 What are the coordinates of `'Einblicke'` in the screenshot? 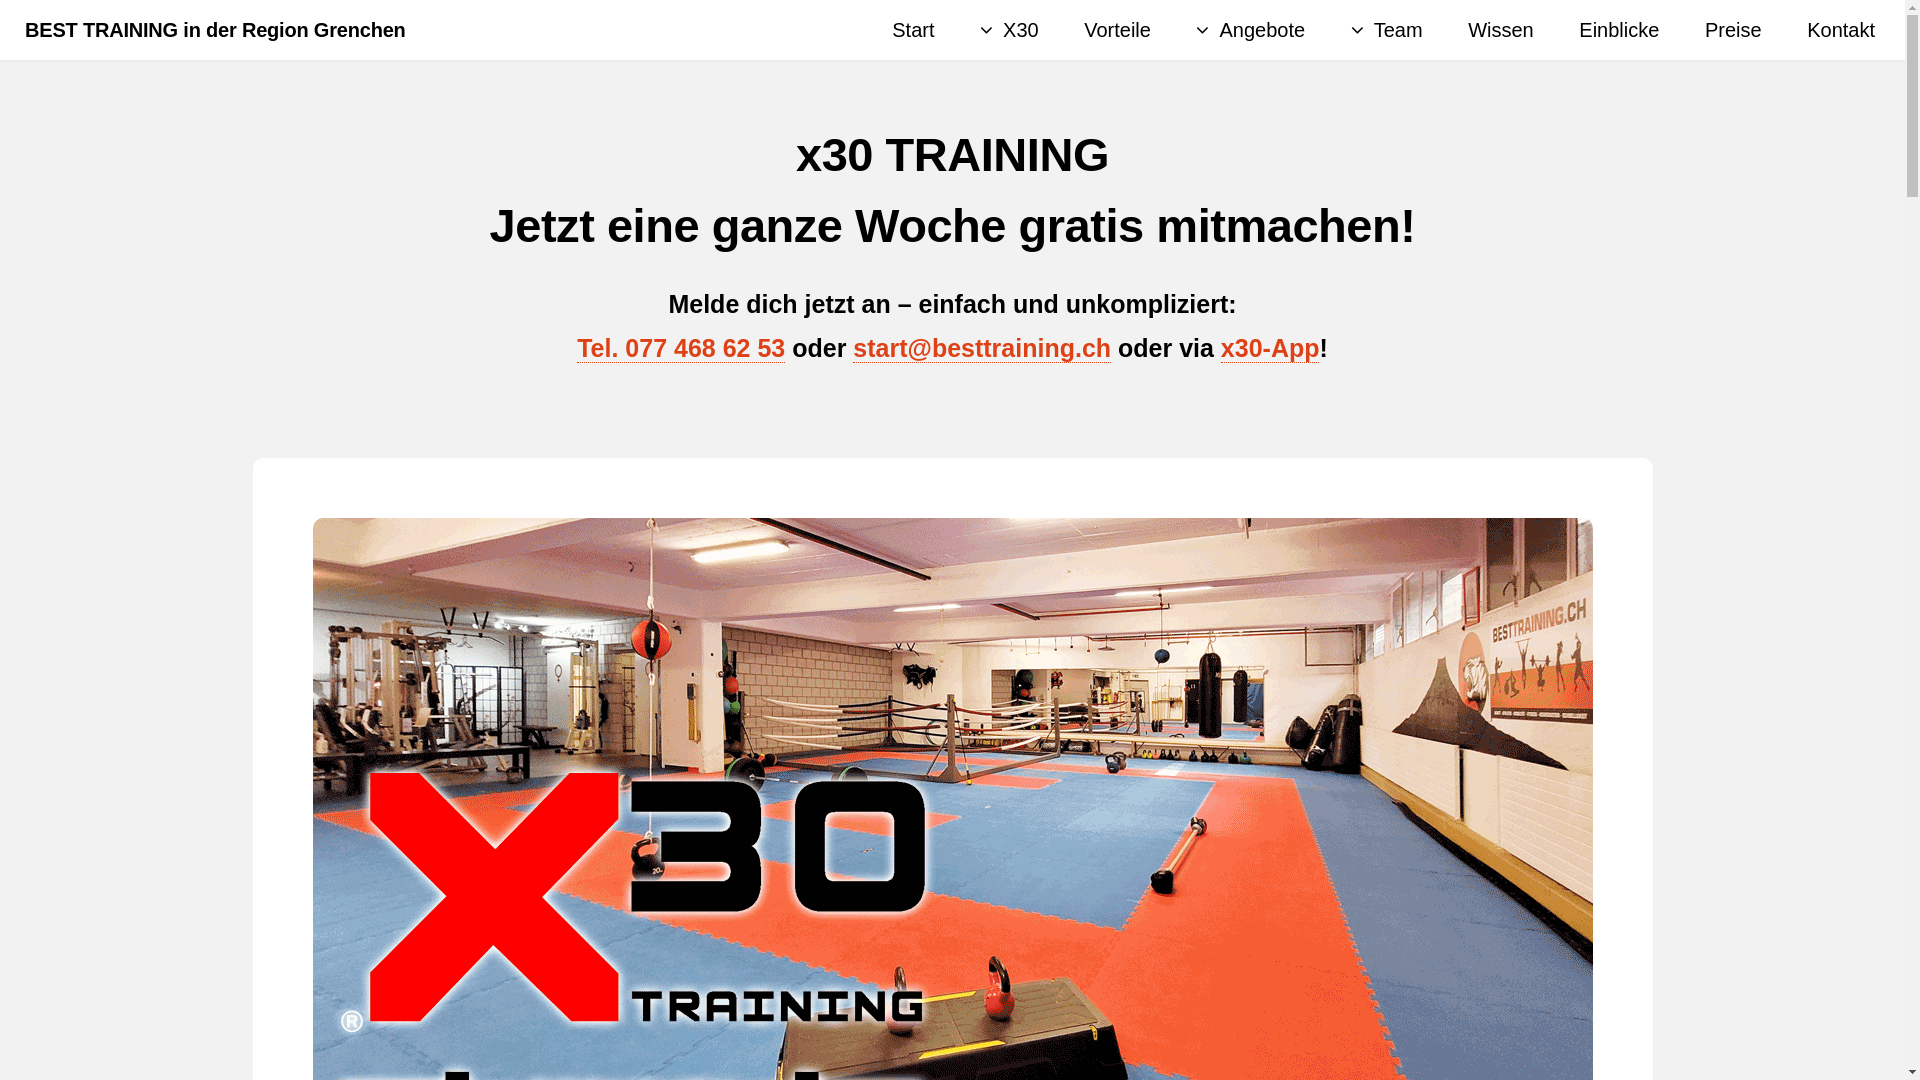 It's located at (1618, 30).